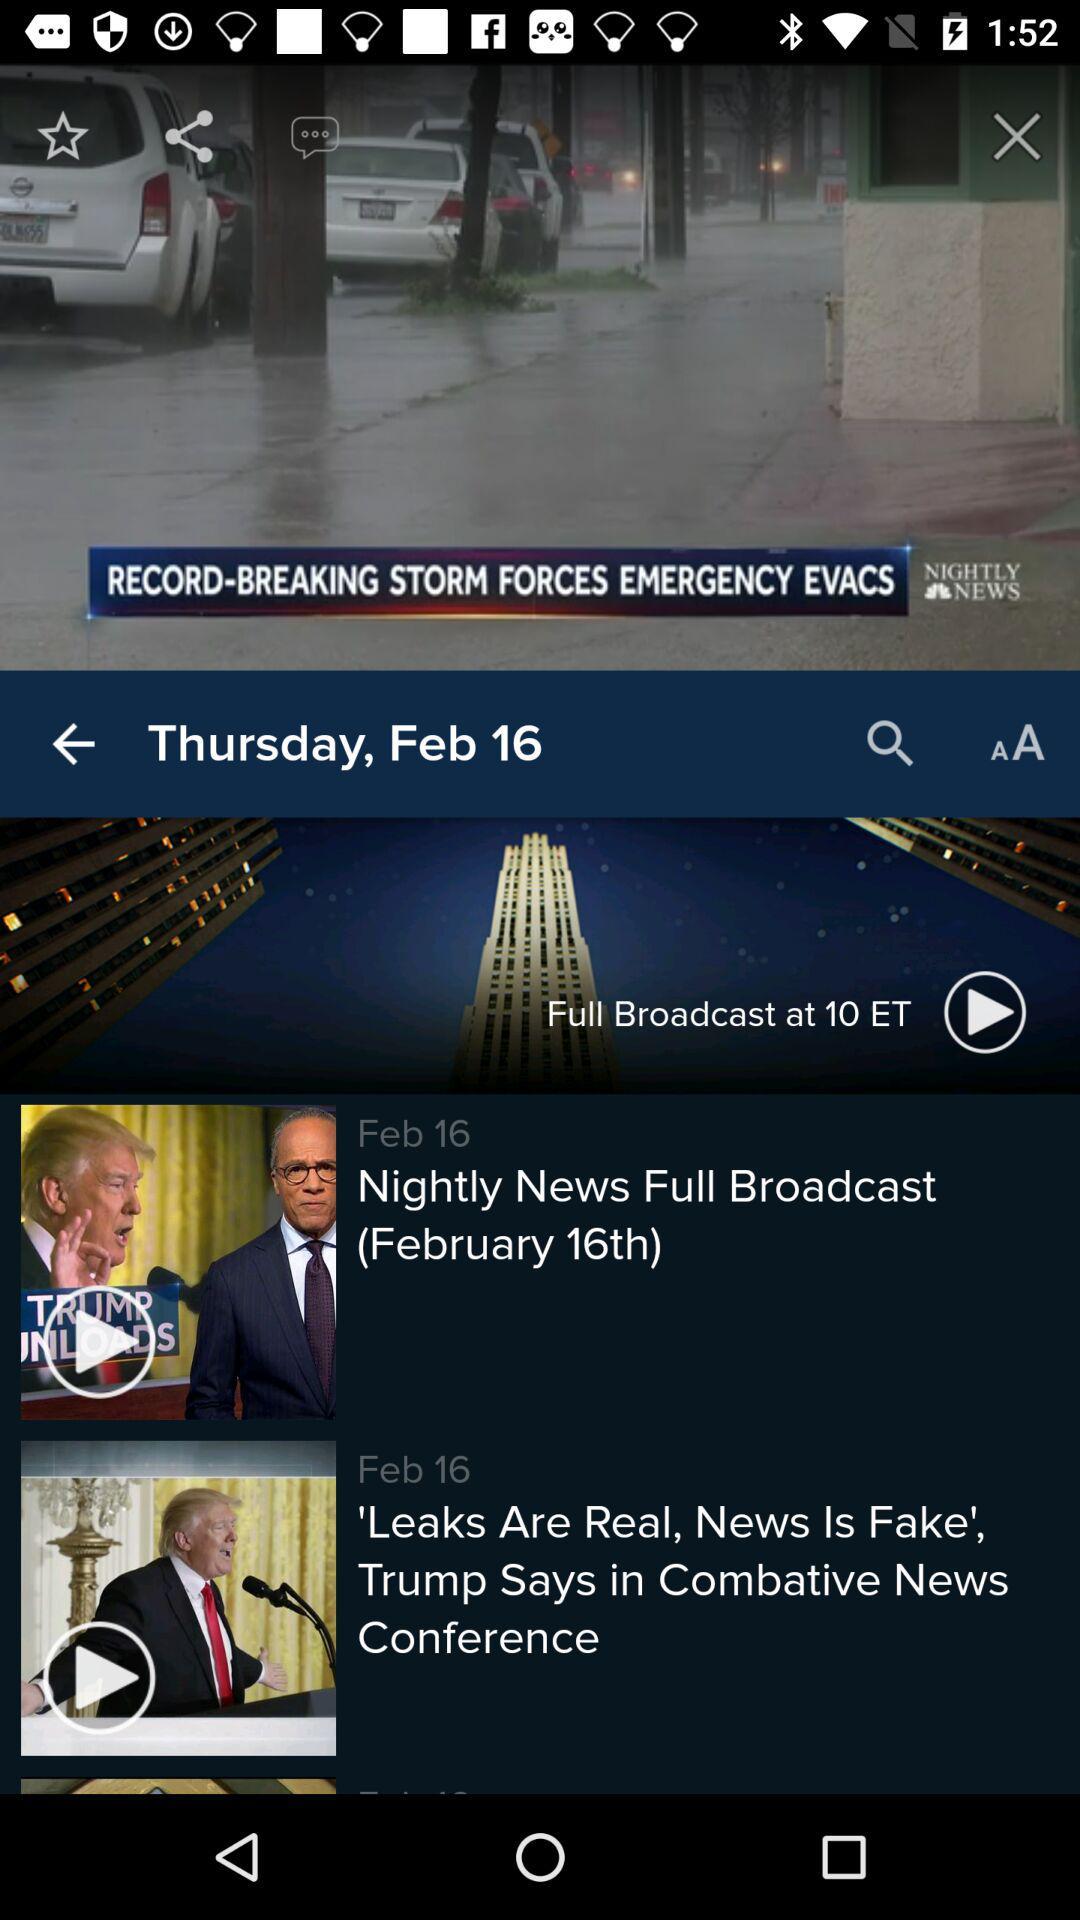 Image resolution: width=1080 pixels, height=1920 pixels. Describe the element at coordinates (72, 743) in the screenshot. I see `the icon to the left of the thursday, feb 16 item` at that location.